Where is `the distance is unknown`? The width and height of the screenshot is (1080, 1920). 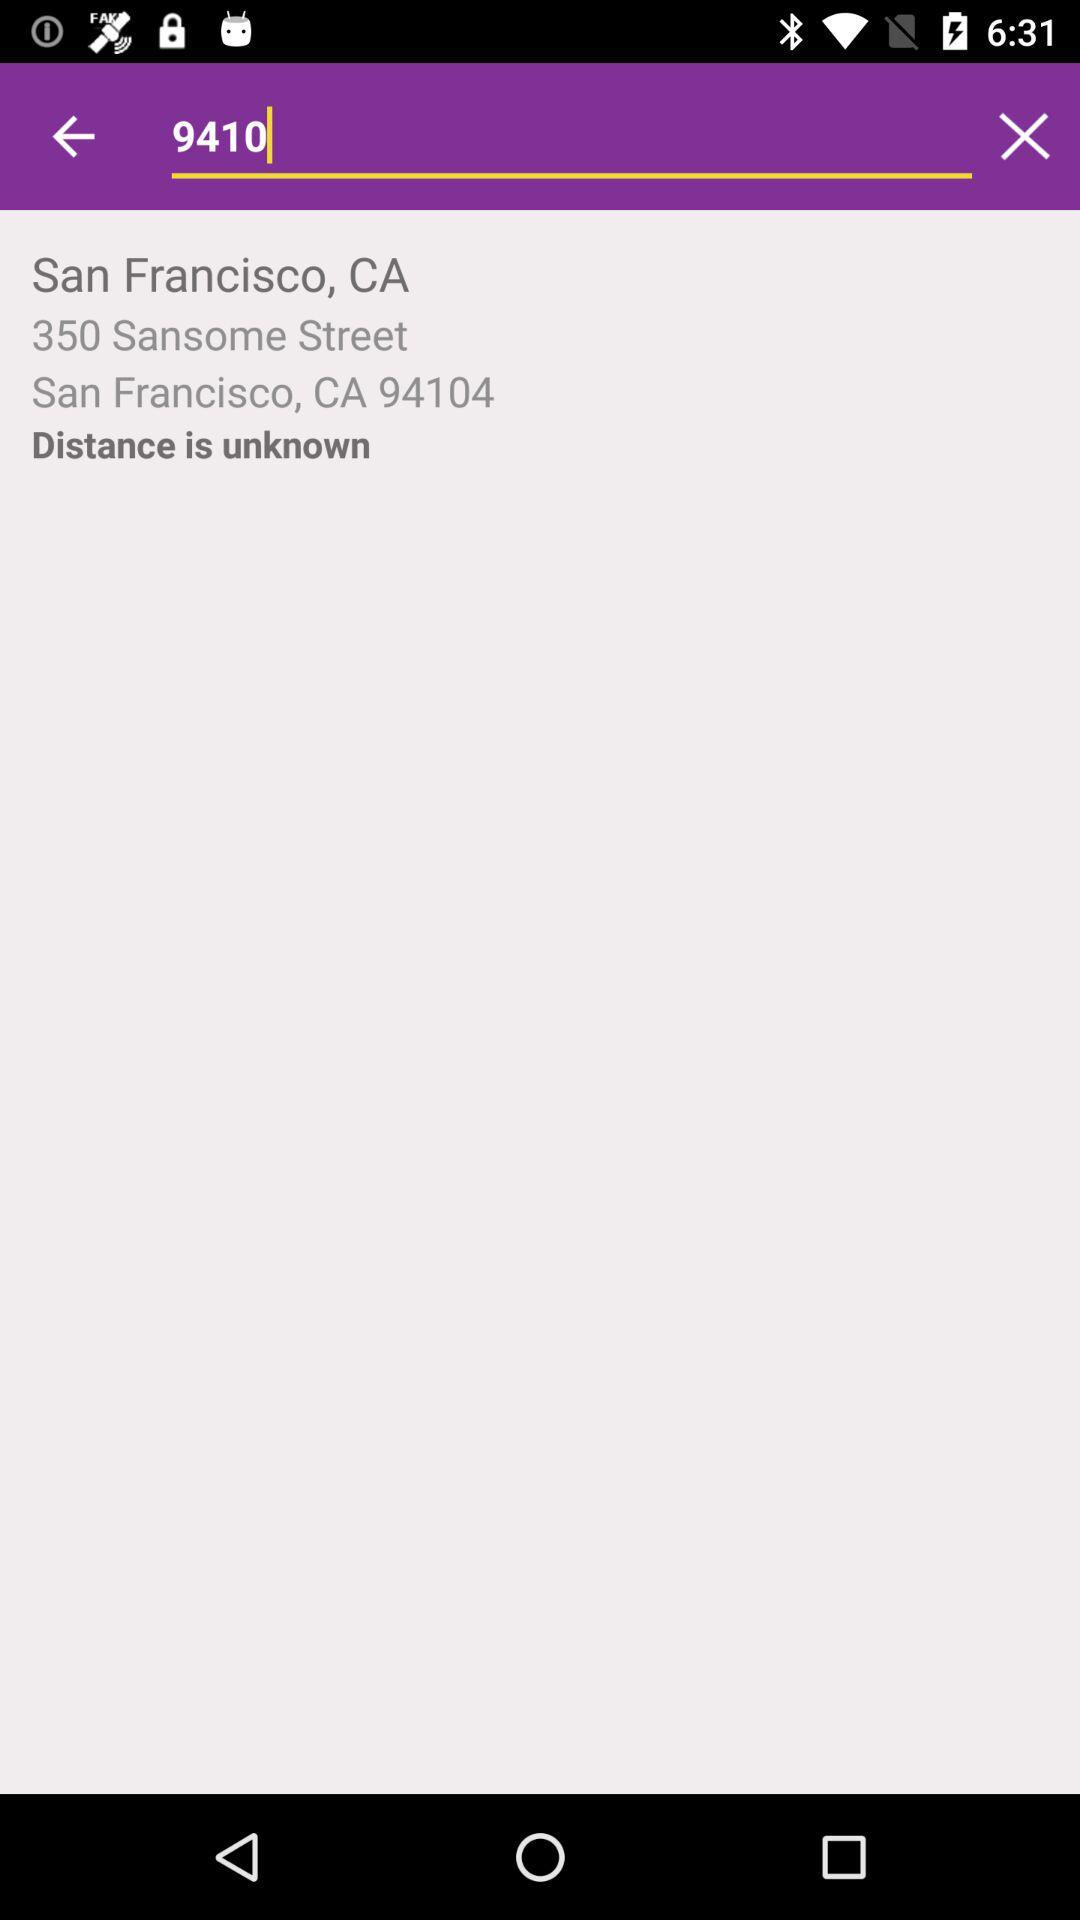 the distance is unknown is located at coordinates (200, 443).